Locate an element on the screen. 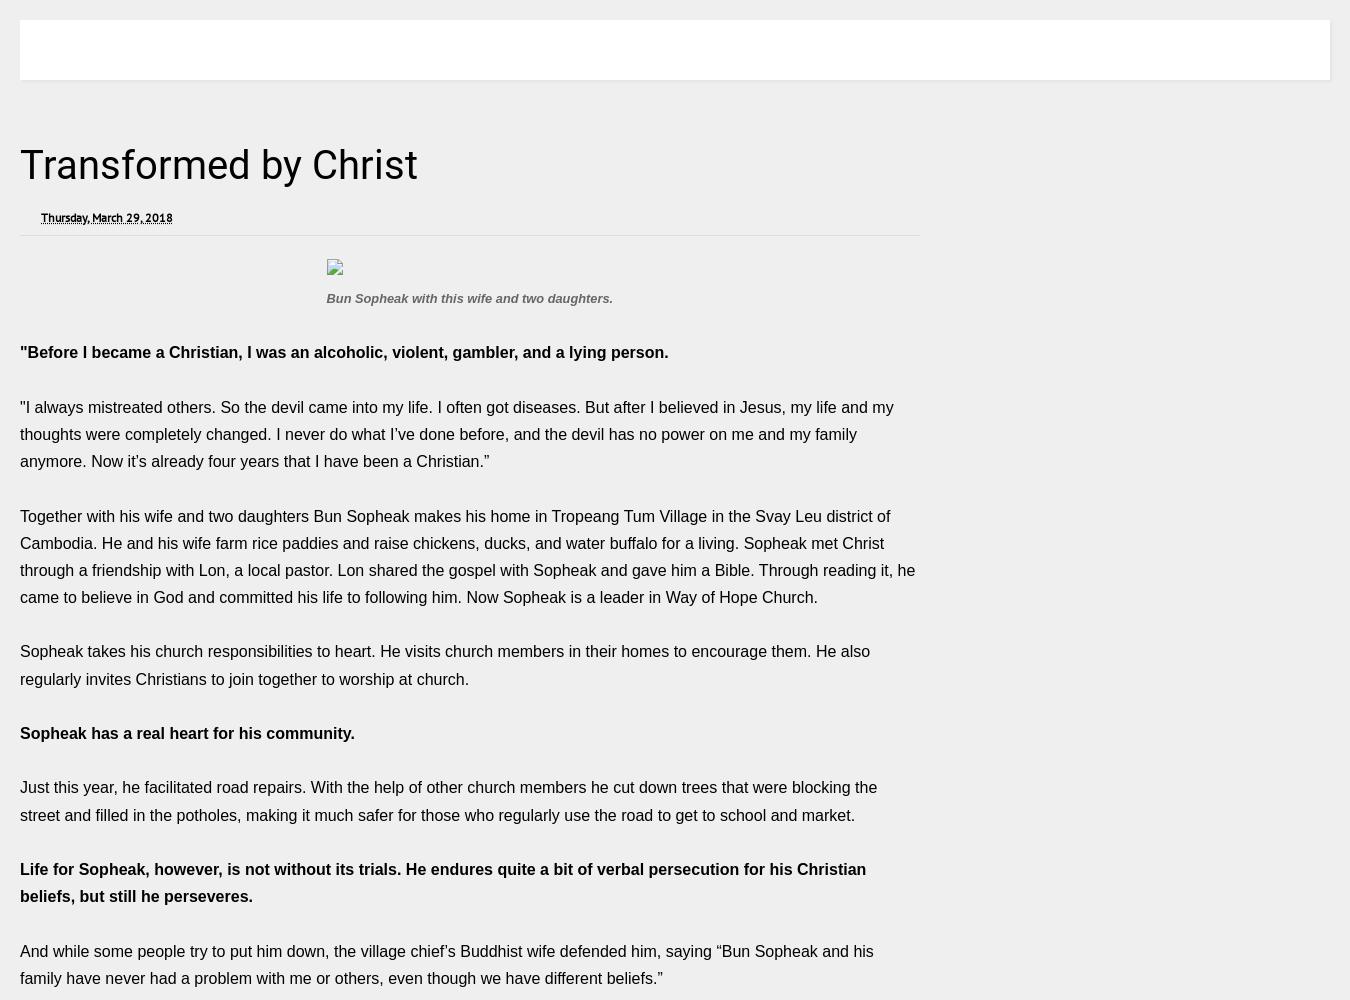 This screenshot has height=1000, width=1350. 'A Presidential Chat: FH Canada welcomes a new leader' is located at coordinates (1159, 565).